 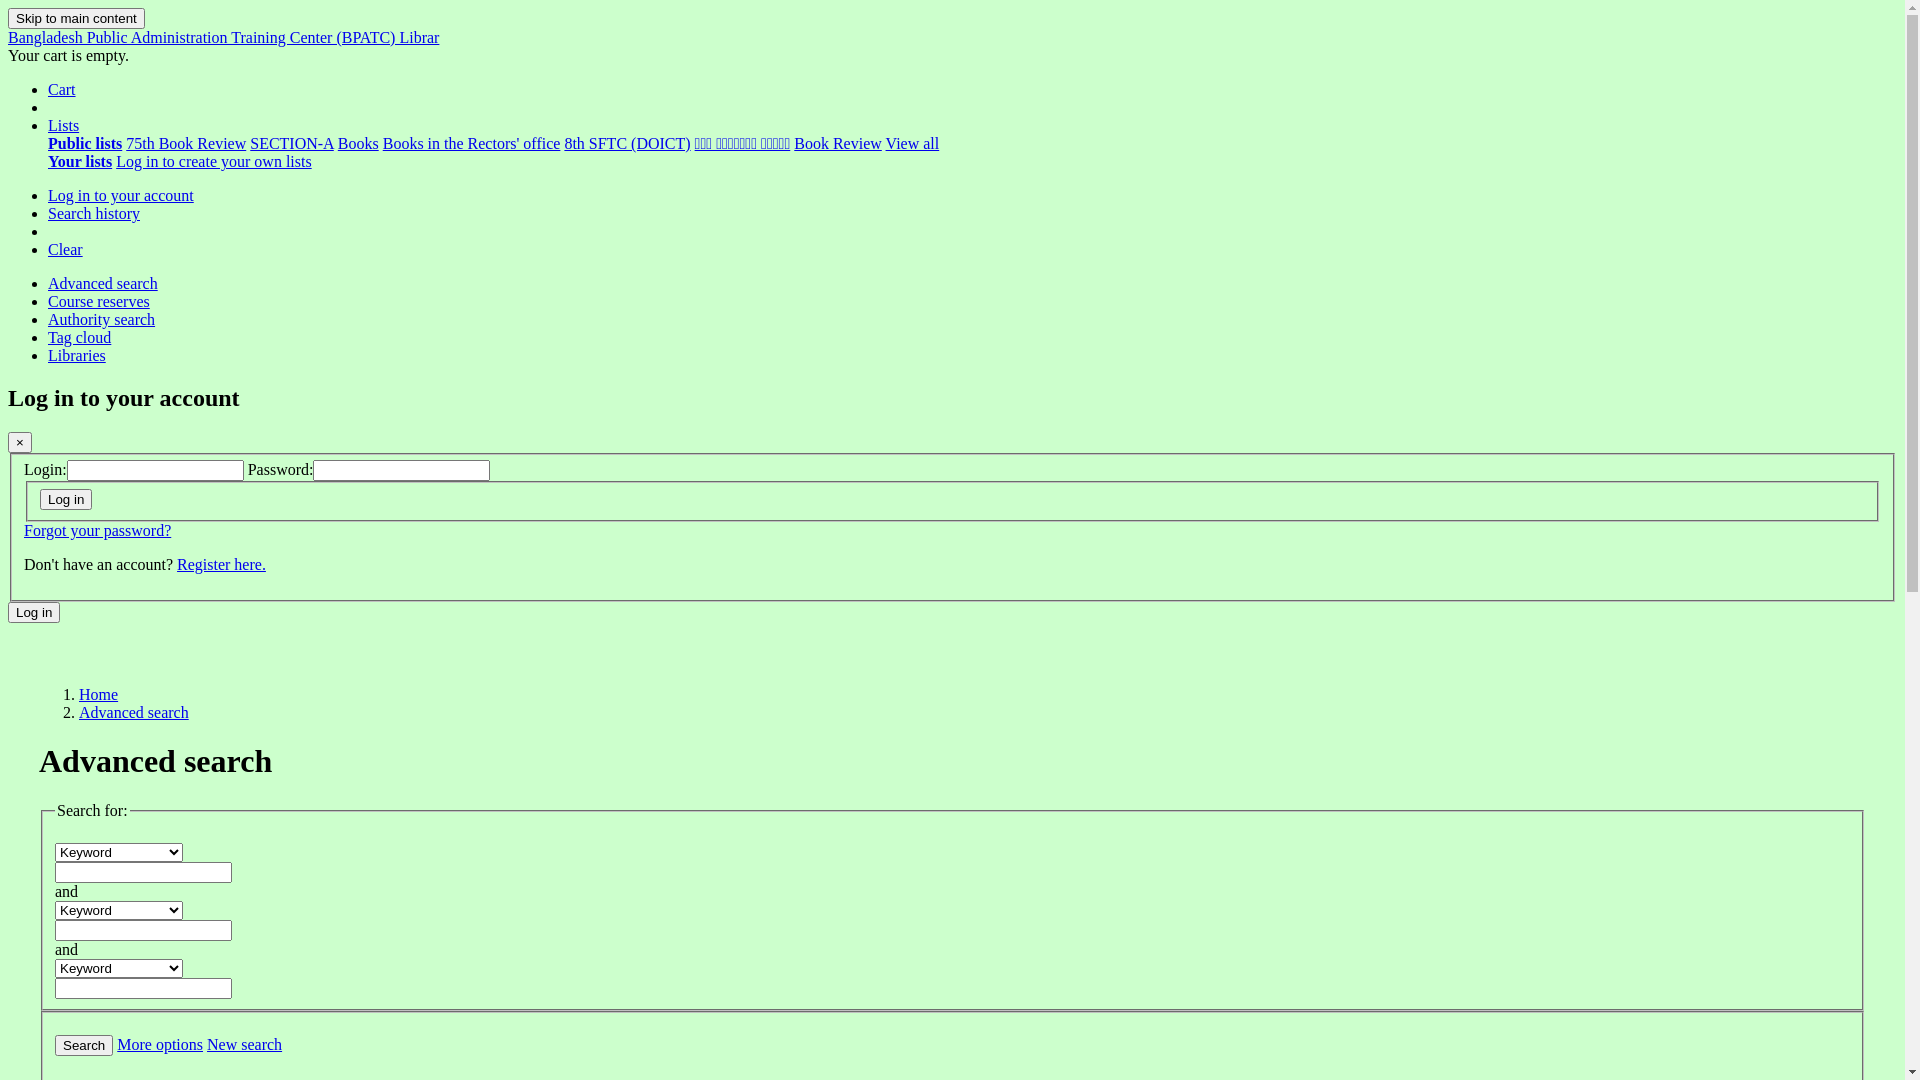 What do you see at coordinates (177, 564) in the screenshot?
I see `'Register here.'` at bounding box center [177, 564].